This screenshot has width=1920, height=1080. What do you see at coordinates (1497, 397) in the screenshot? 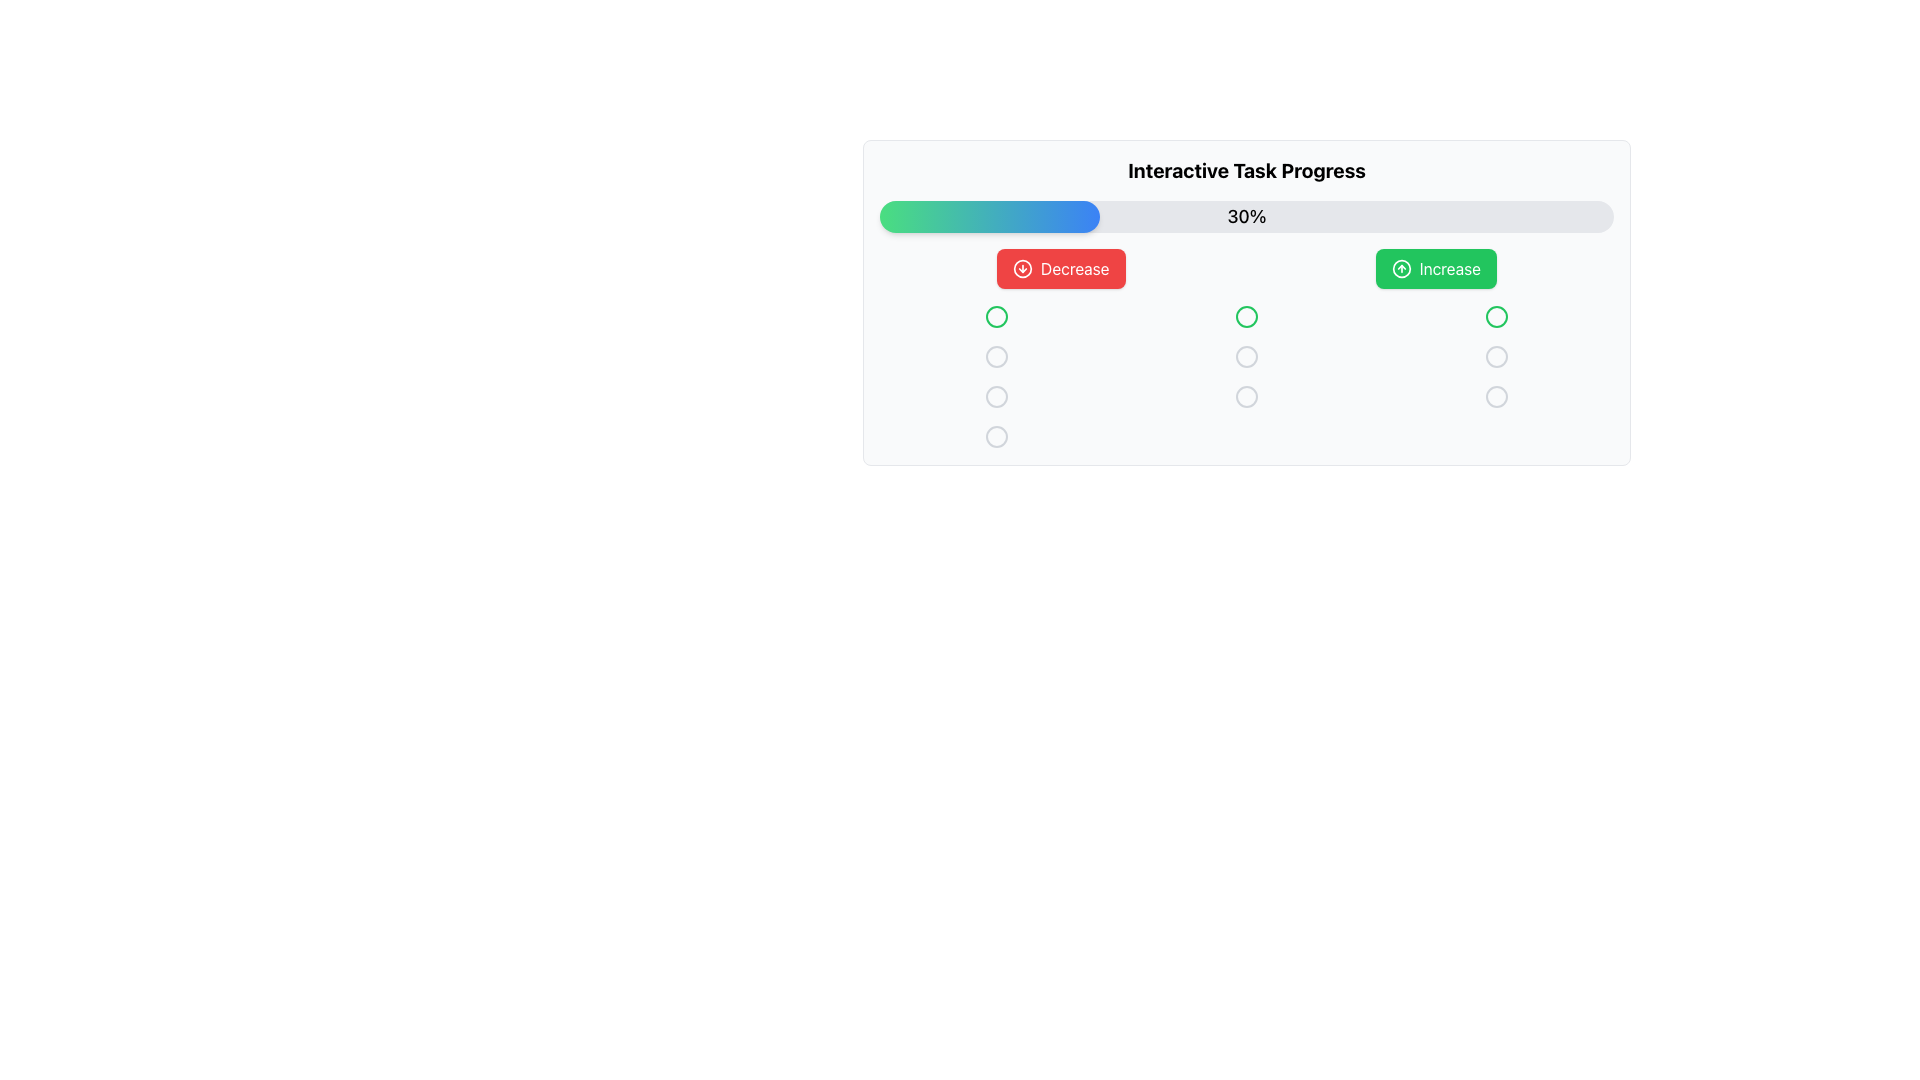
I see `the circular graphical indicator located in the bottom-right part of the layout, below the 'Increase' button` at bounding box center [1497, 397].